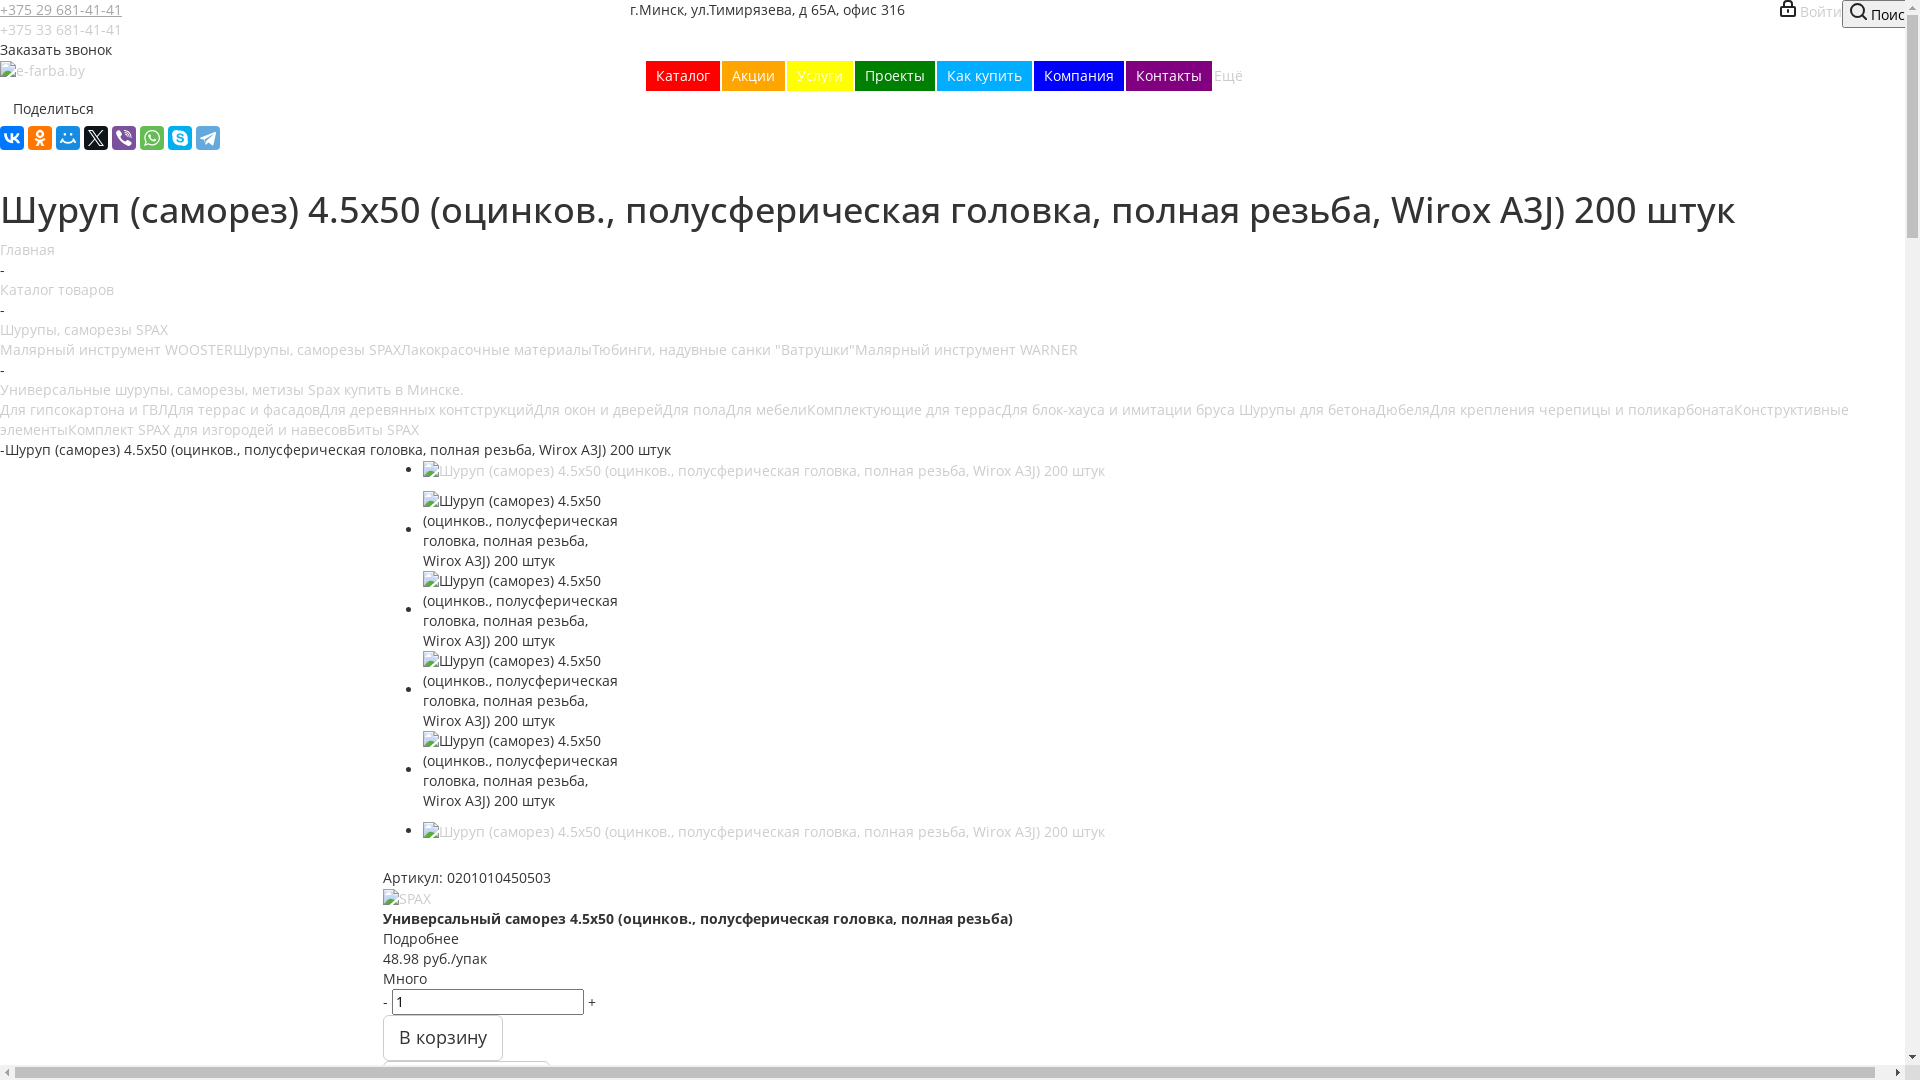 Image resolution: width=1920 pixels, height=1080 pixels. I want to click on 'Skype', so click(180, 137).